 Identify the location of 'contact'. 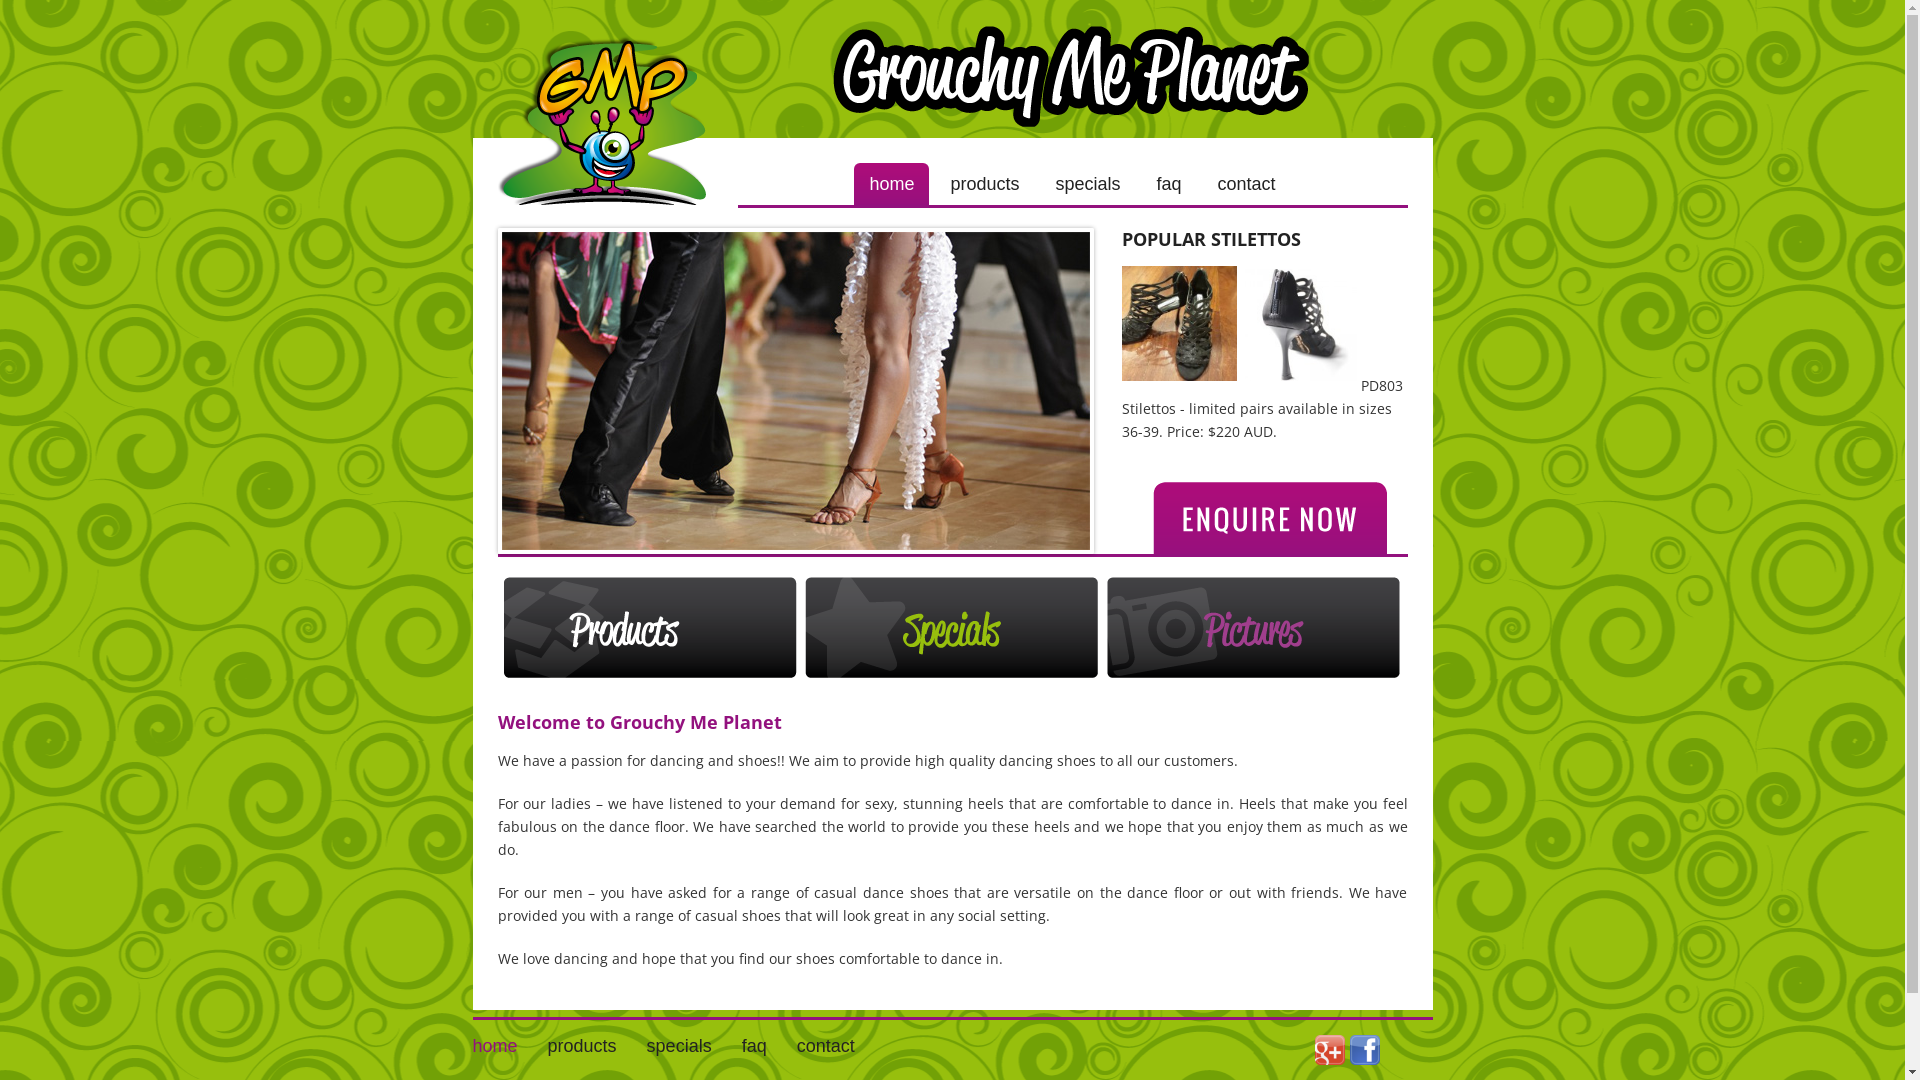
(795, 1044).